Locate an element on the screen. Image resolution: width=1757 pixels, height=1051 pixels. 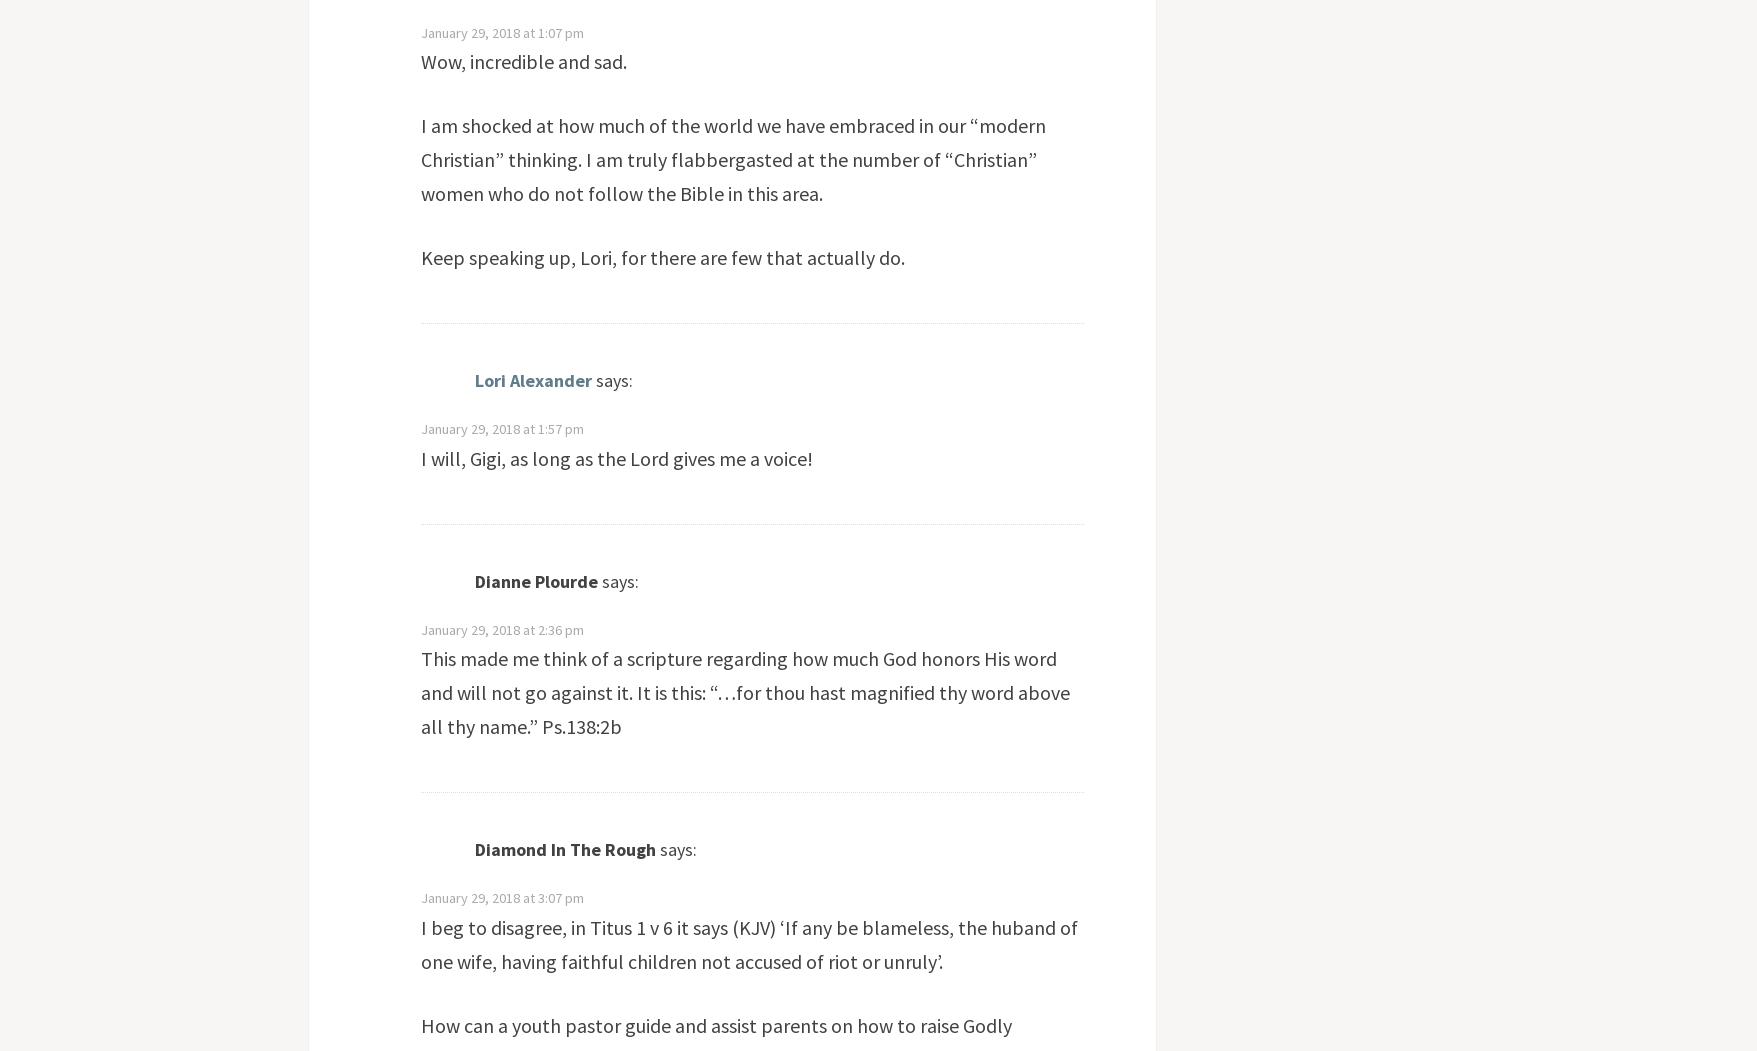
'I am shocked at how much of the world we have embraced in our “modern Christian” thinking. I am truly flabbergasted at the number of “Christian” women who do not follow the Bible in this area.' is located at coordinates (731, 158).